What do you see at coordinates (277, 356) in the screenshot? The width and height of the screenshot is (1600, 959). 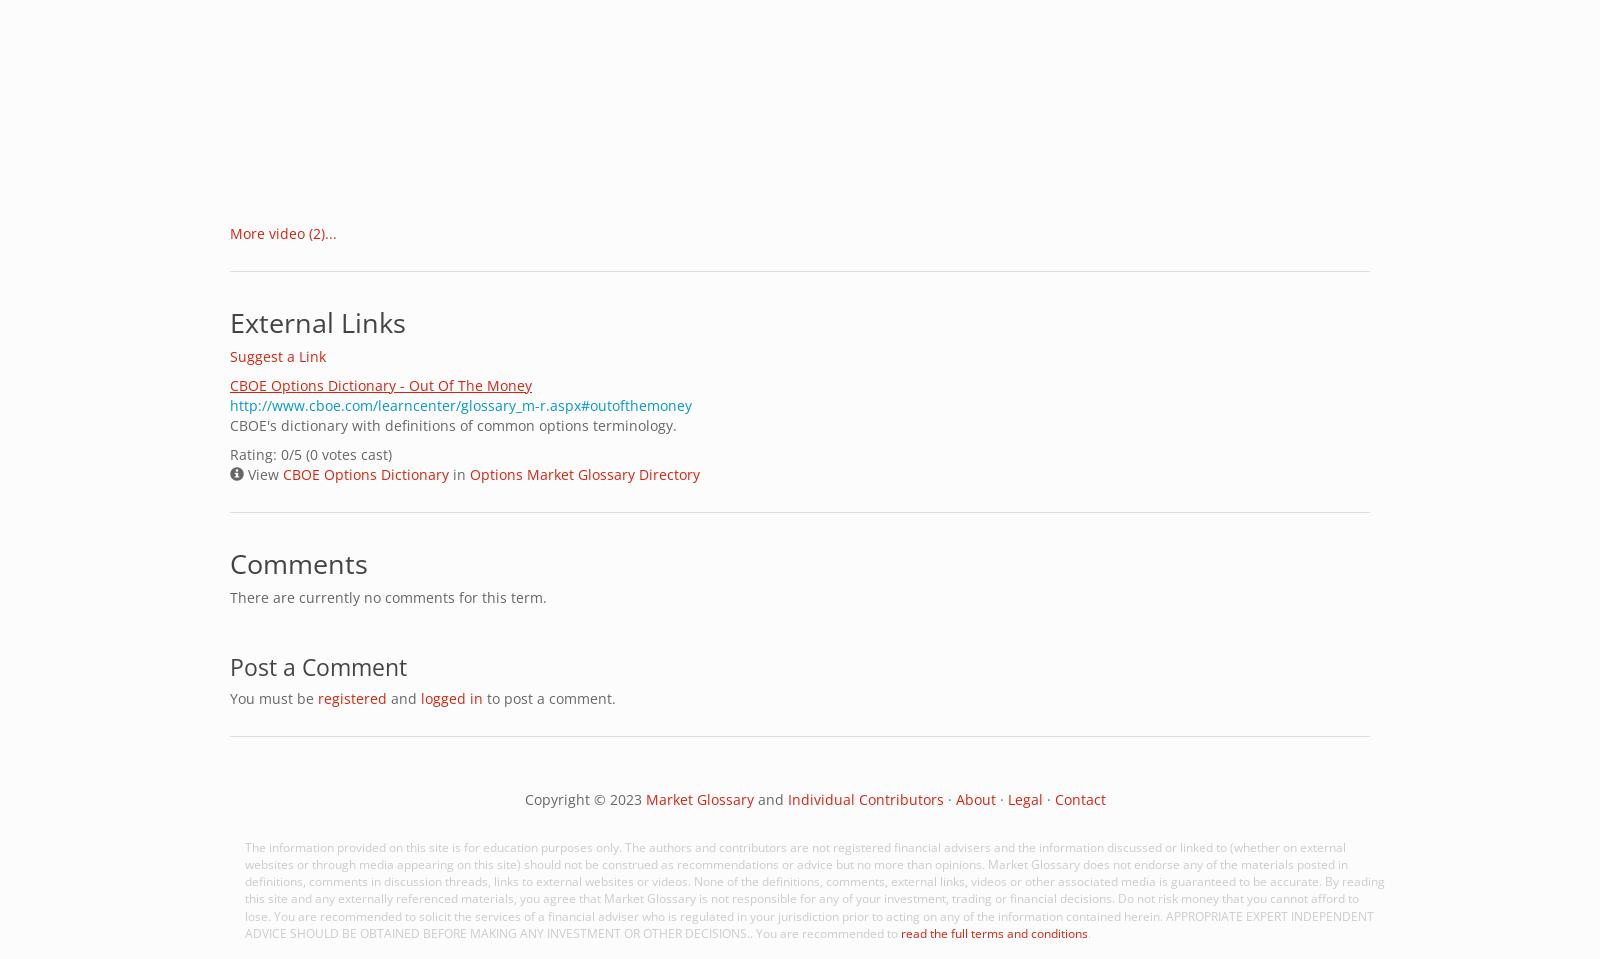 I see `'Suggest a Link'` at bounding box center [277, 356].